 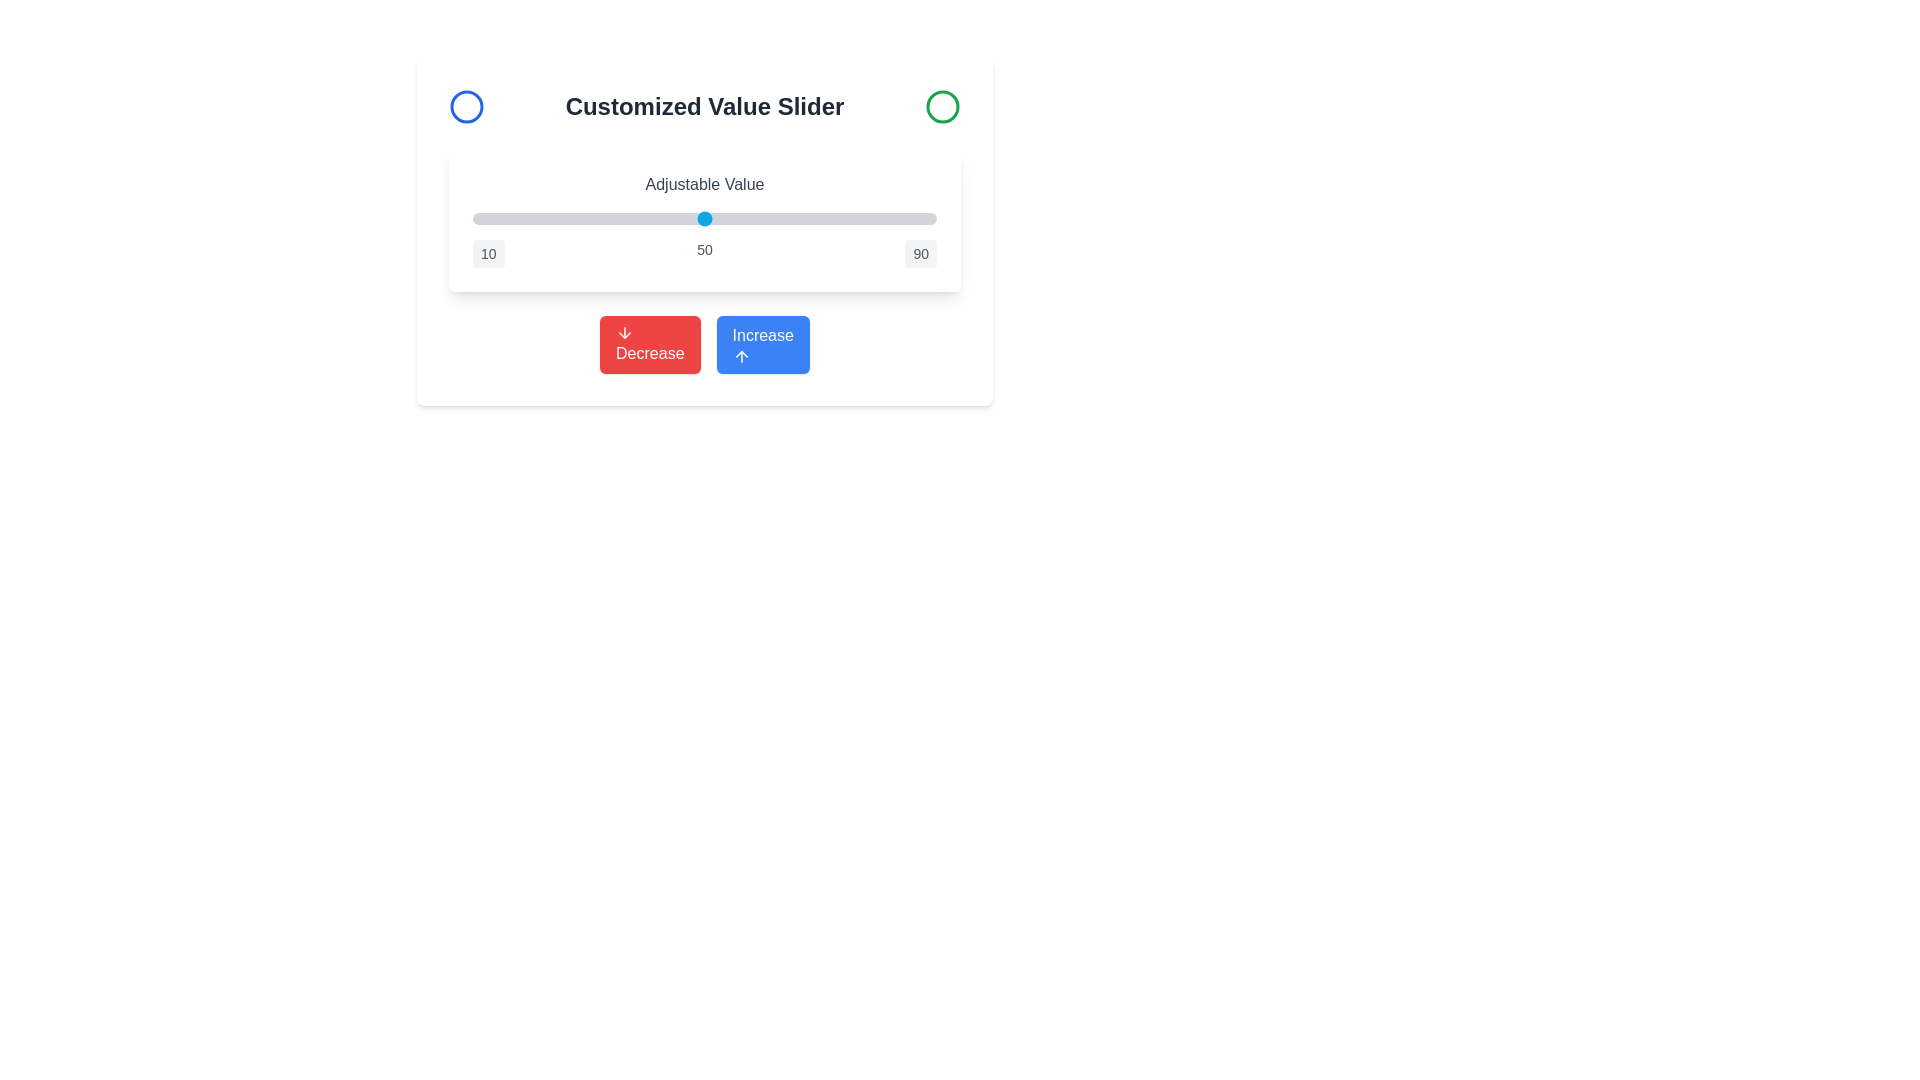 What do you see at coordinates (744, 219) in the screenshot?
I see `the slider's value` at bounding box center [744, 219].